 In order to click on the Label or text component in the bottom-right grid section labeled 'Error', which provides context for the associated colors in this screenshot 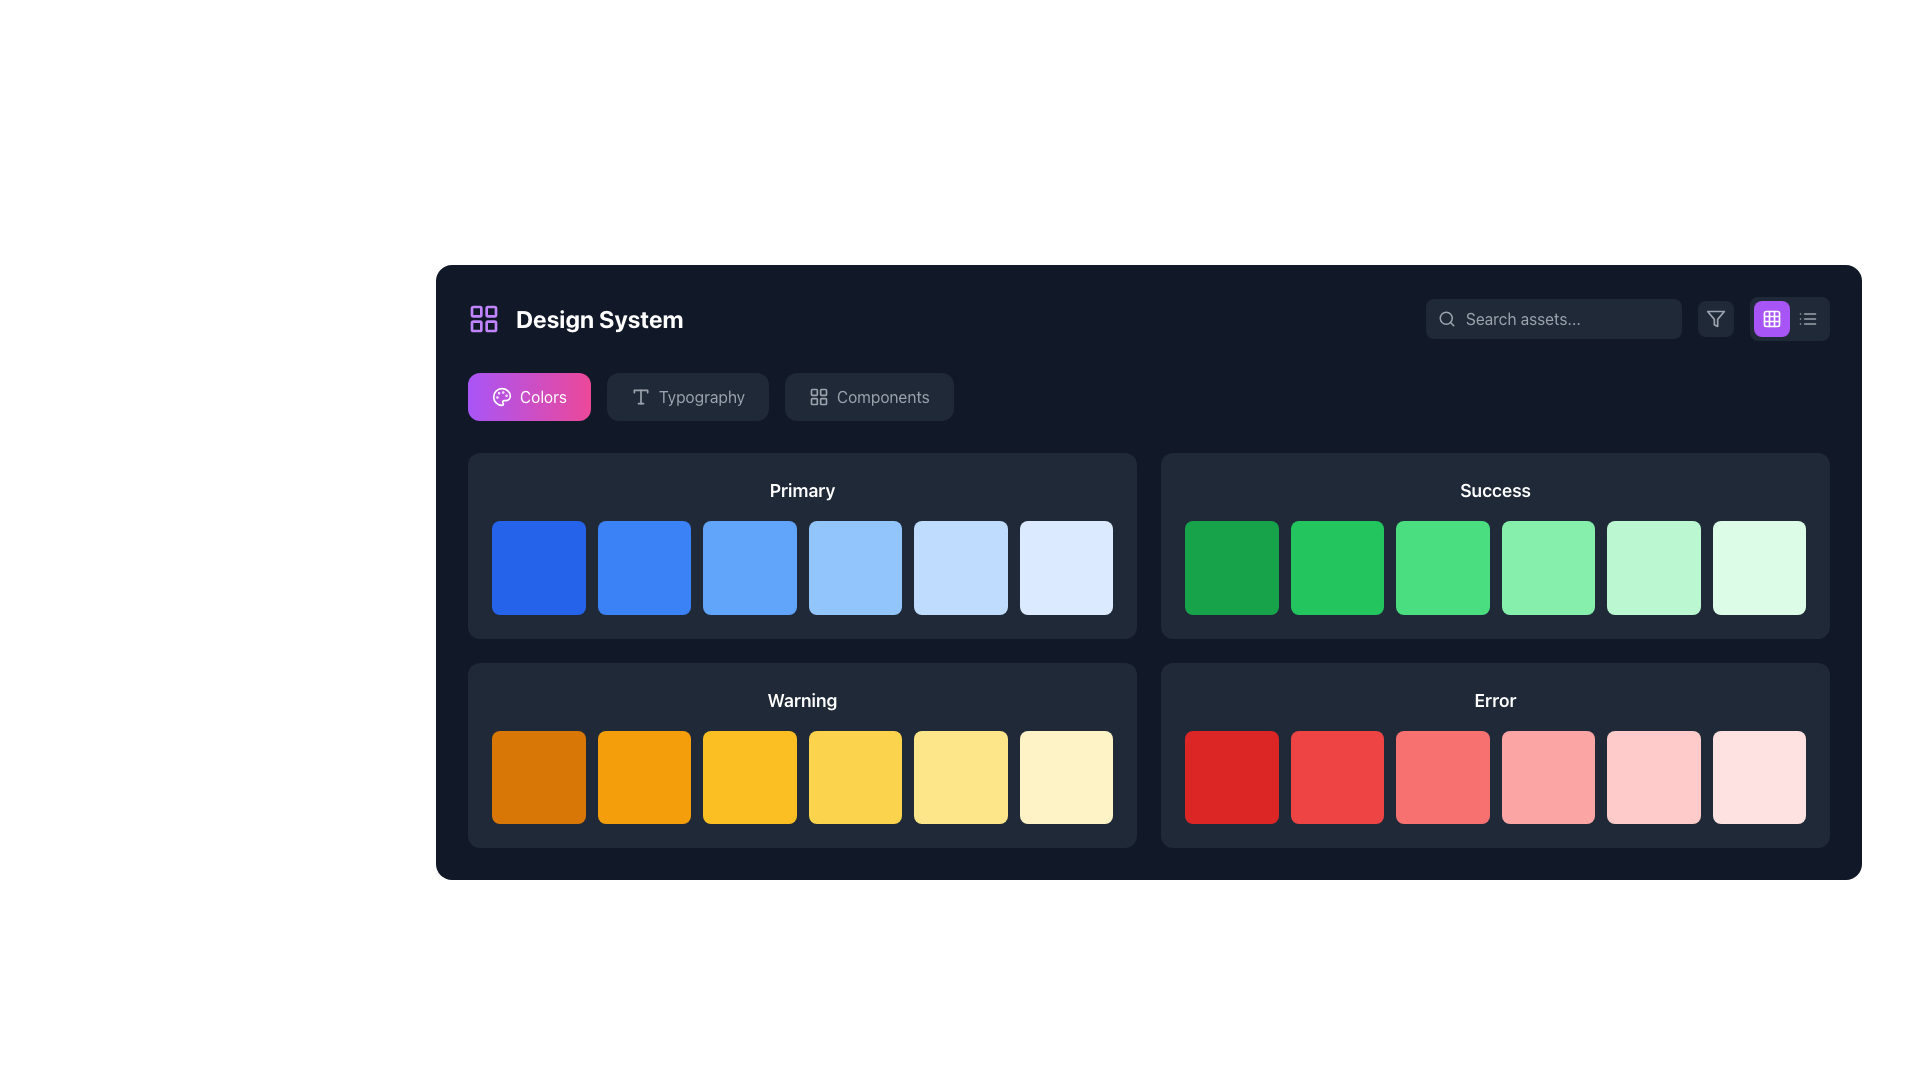, I will do `click(1495, 699)`.